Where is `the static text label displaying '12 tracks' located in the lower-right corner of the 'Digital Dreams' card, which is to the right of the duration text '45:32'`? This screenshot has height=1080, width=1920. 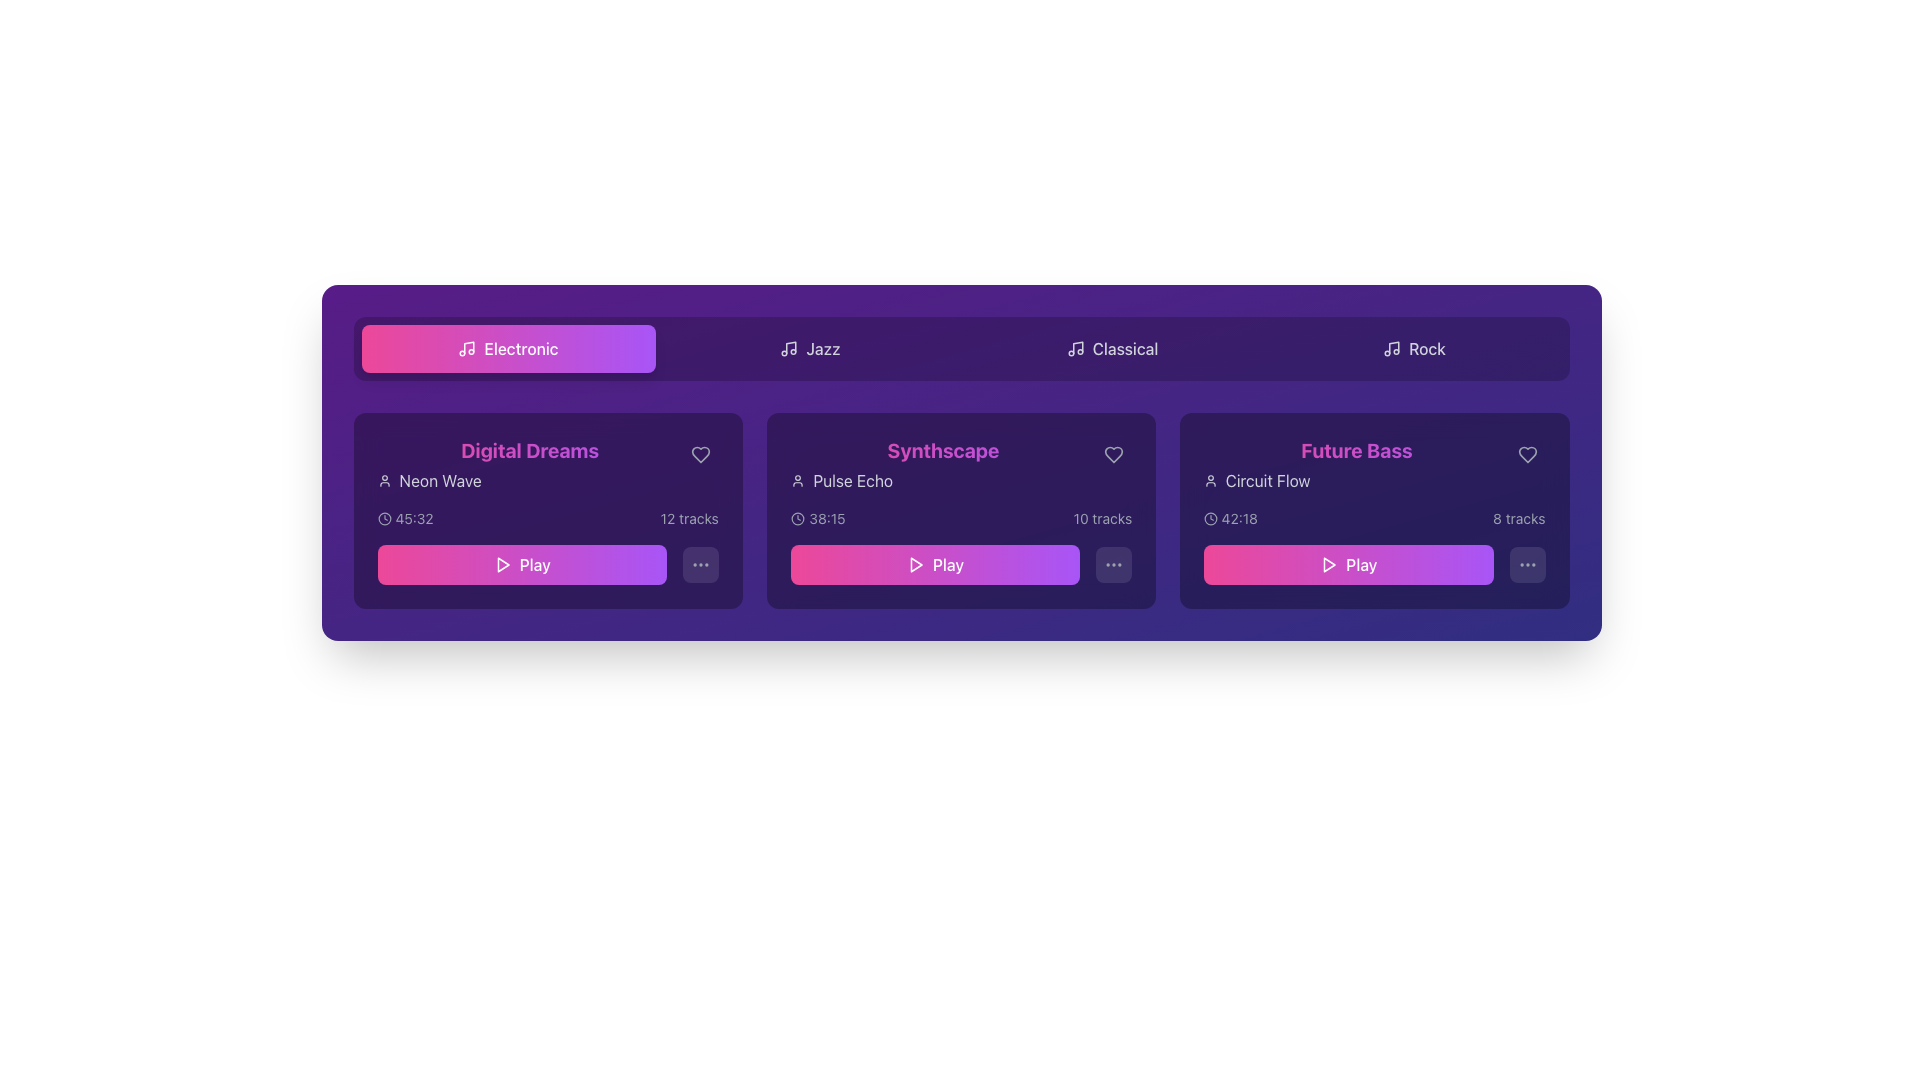 the static text label displaying '12 tracks' located in the lower-right corner of the 'Digital Dreams' card, which is to the right of the duration text '45:32' is located at coordinates (689, 518).